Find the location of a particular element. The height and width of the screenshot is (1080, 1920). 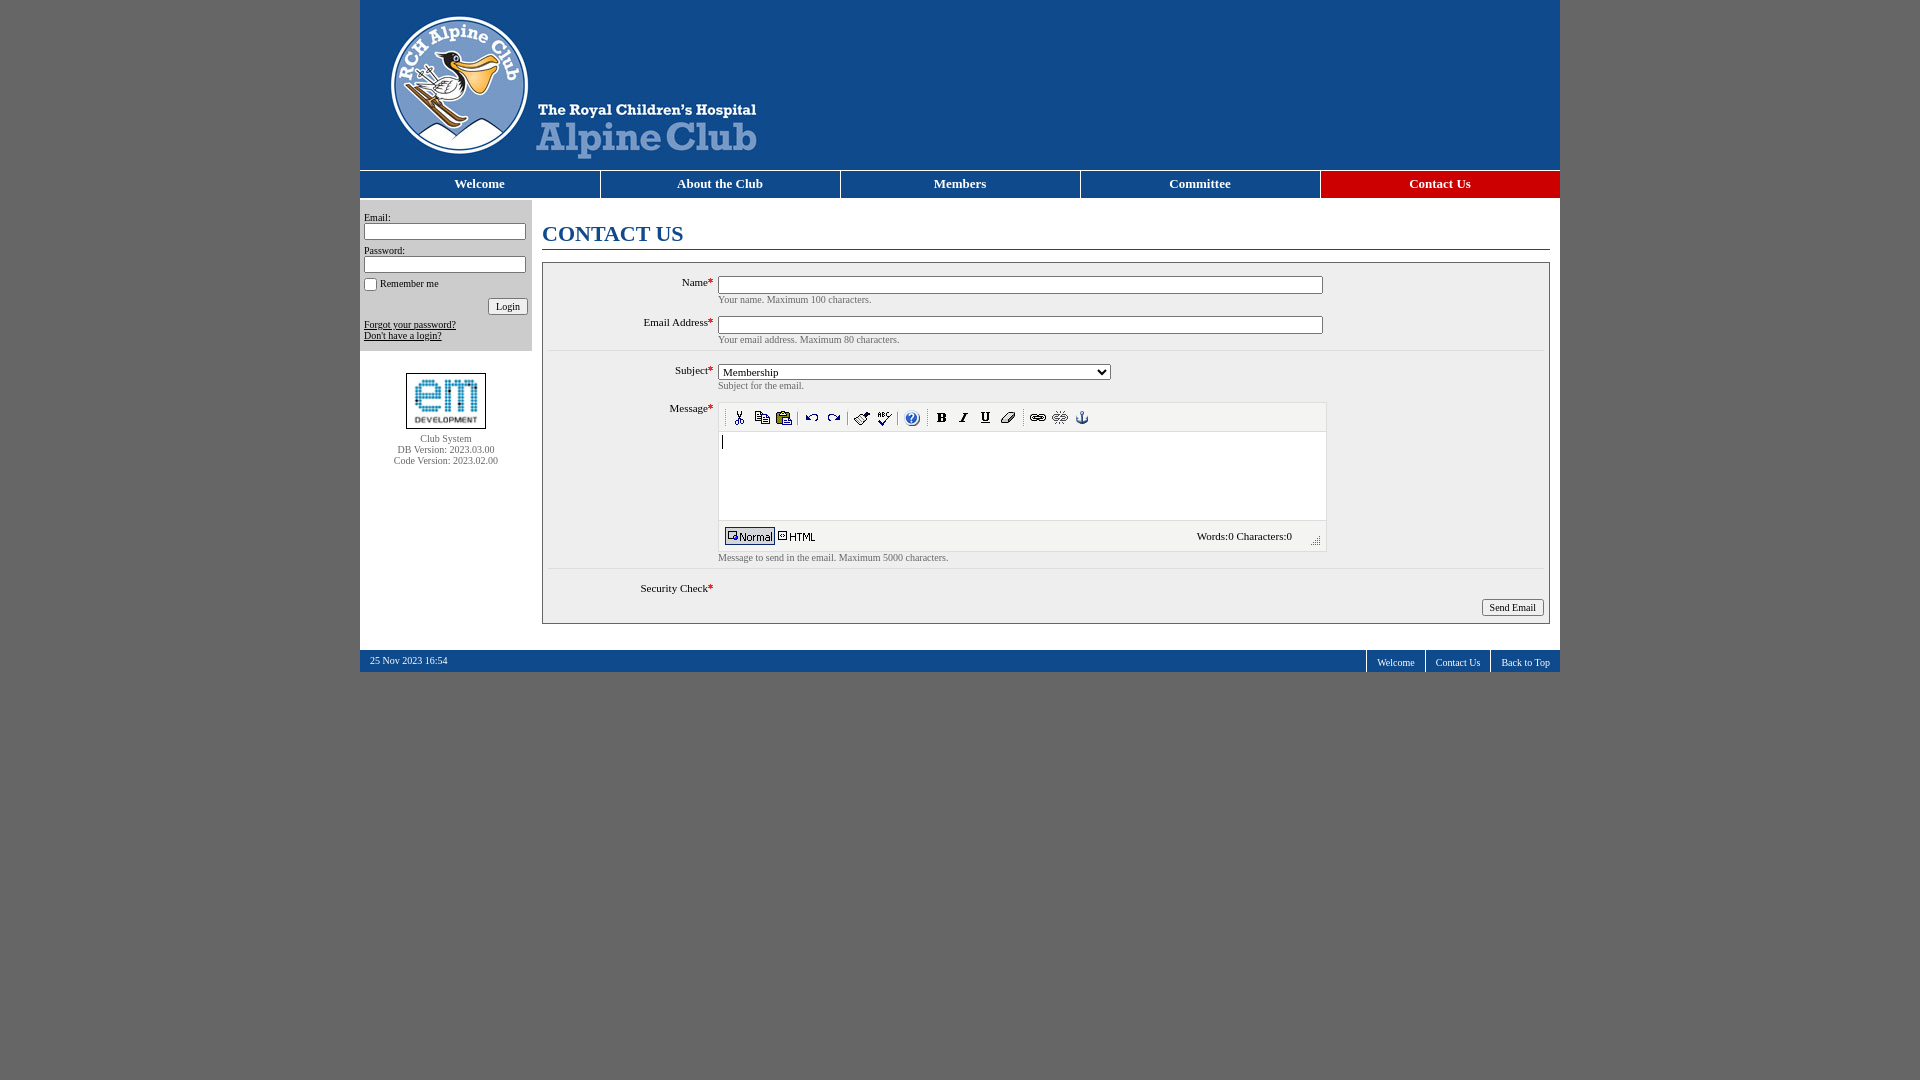

'Normal' is located at coordinates (748, 535).